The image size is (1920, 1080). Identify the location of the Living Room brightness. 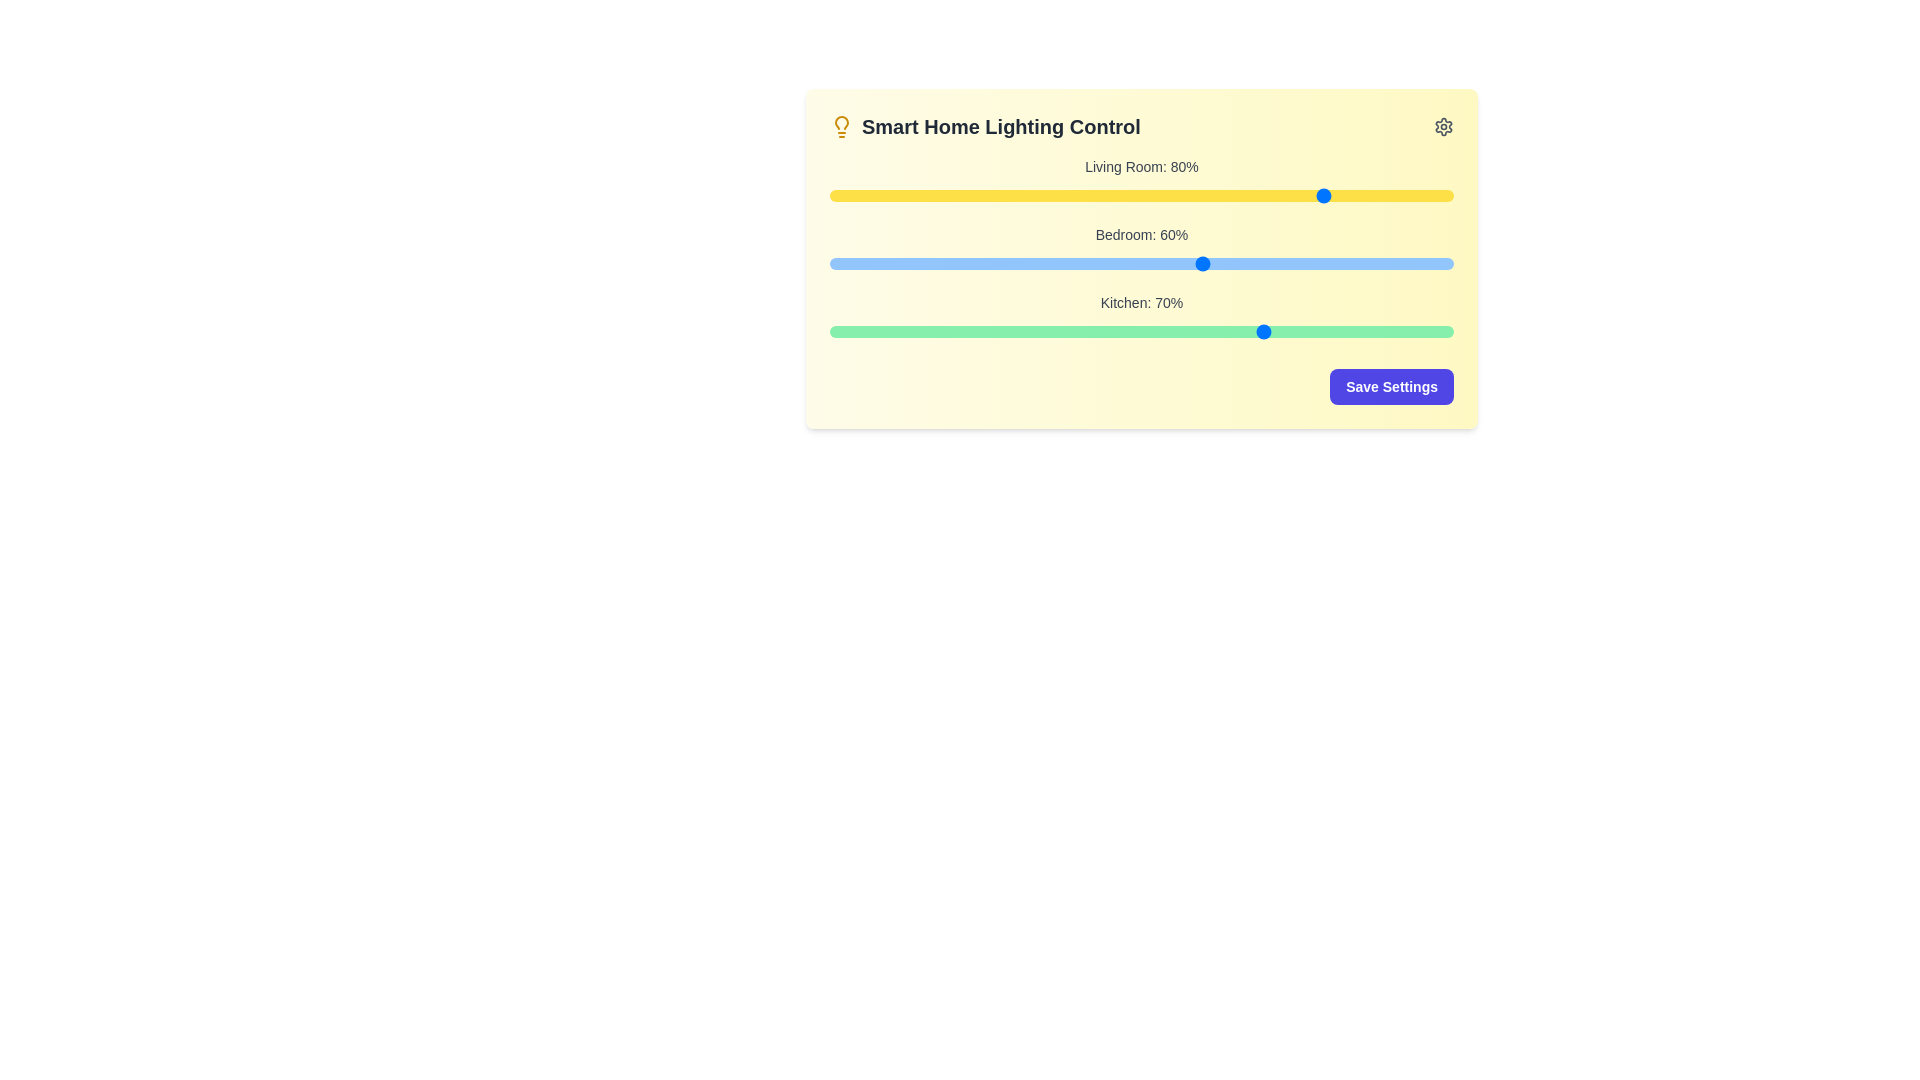
(1109, 196).